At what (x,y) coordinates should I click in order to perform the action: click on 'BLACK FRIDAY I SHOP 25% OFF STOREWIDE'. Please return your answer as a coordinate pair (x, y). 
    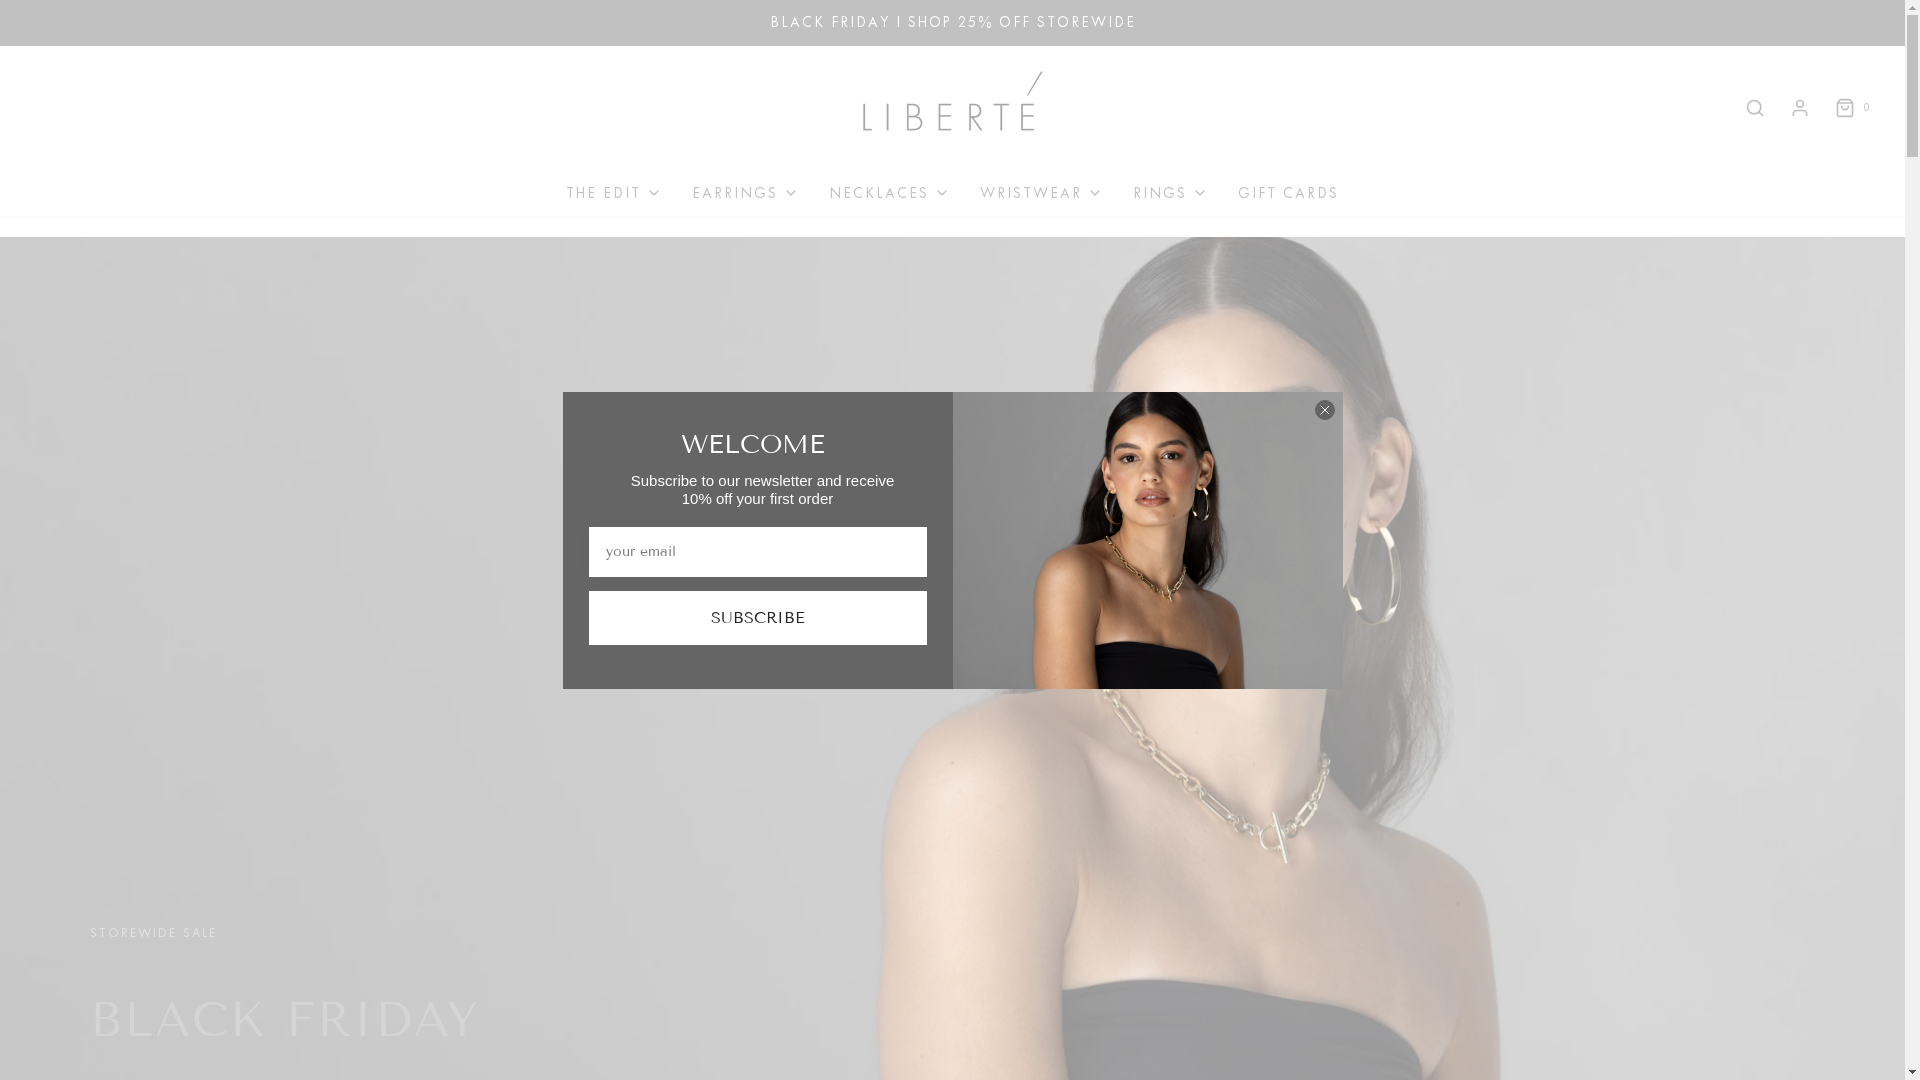
    Looking at the image, I should click on (951, 22).